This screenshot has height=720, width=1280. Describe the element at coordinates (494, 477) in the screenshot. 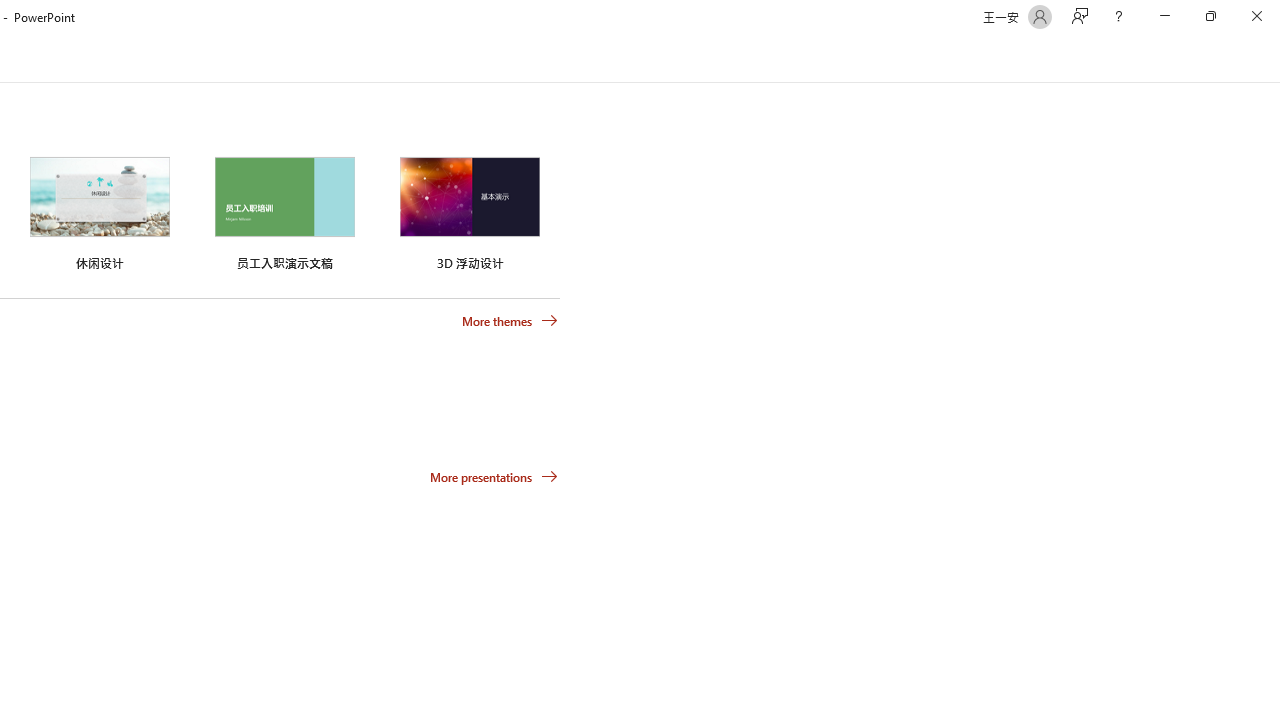

I see `'More presentations'` at that location.